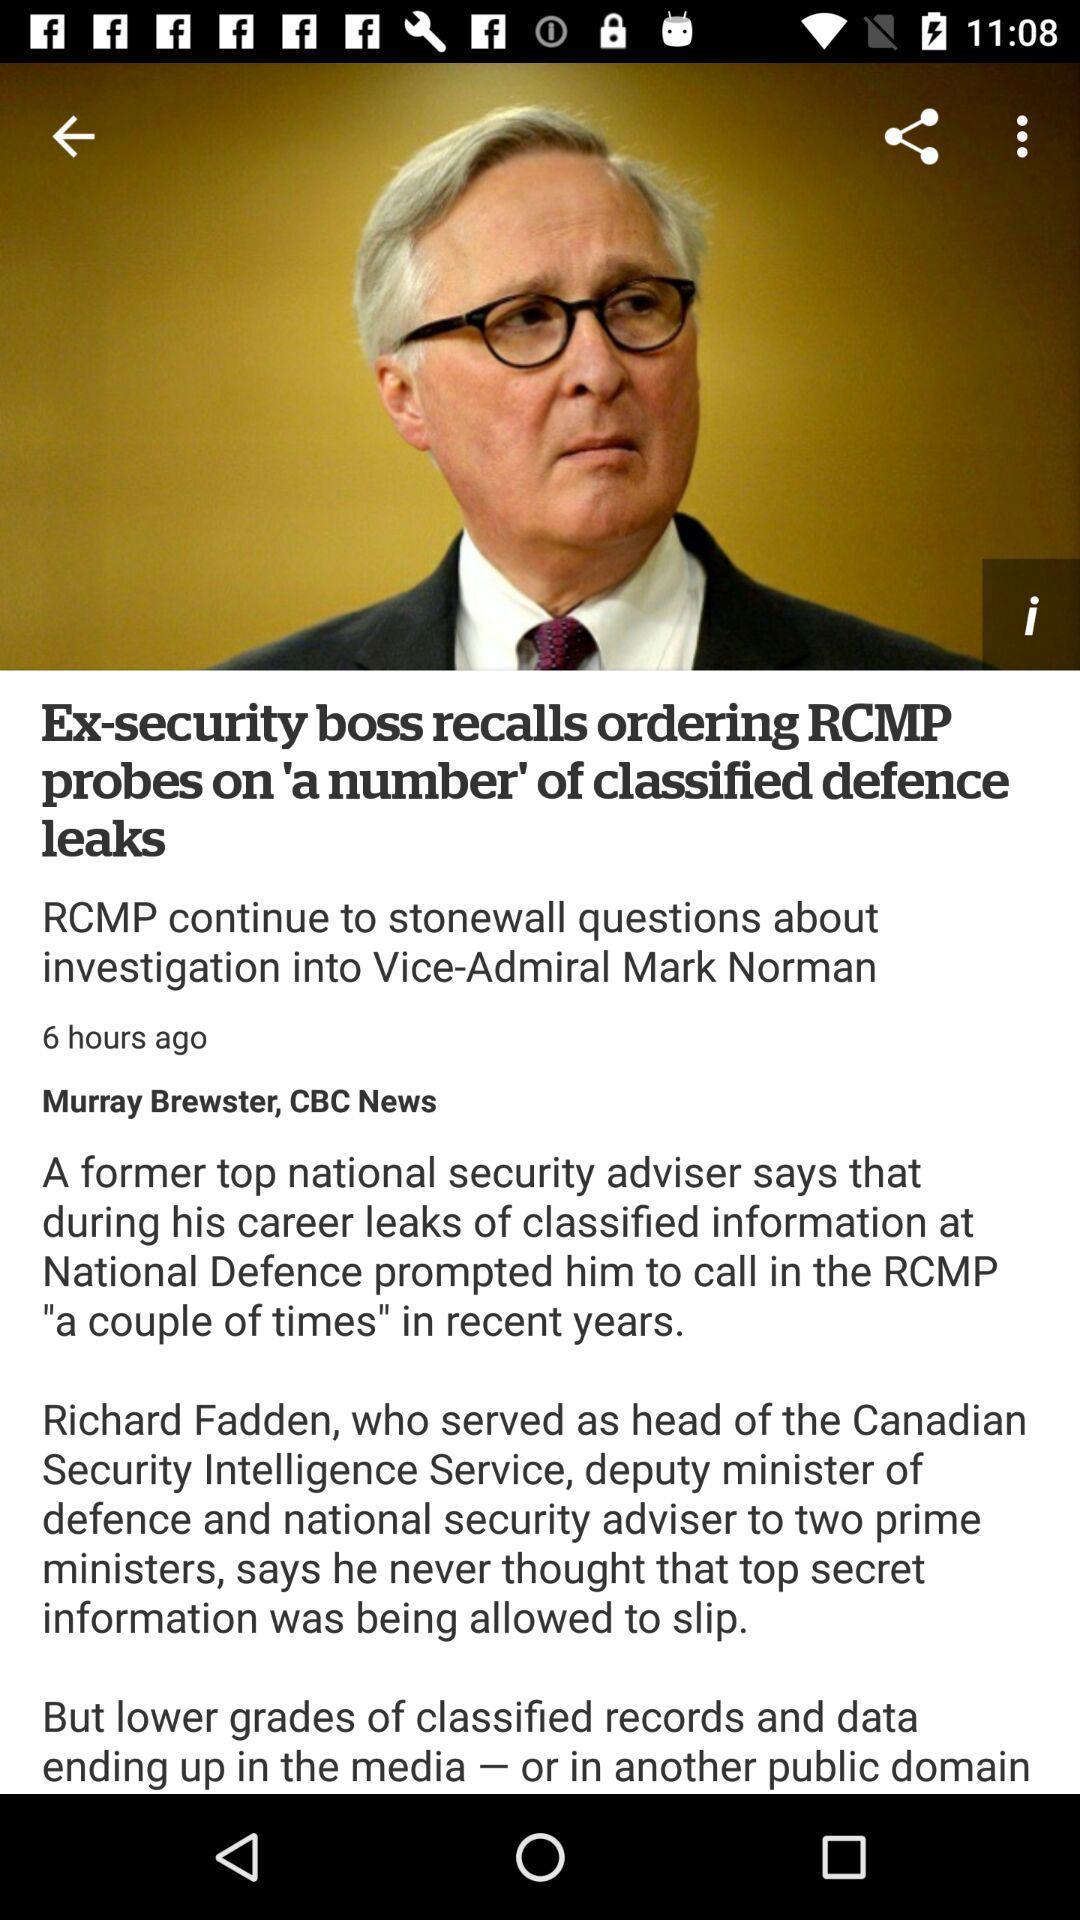 The image size is (1080, 1920). I want to click on item above i, so click(1027, 135).